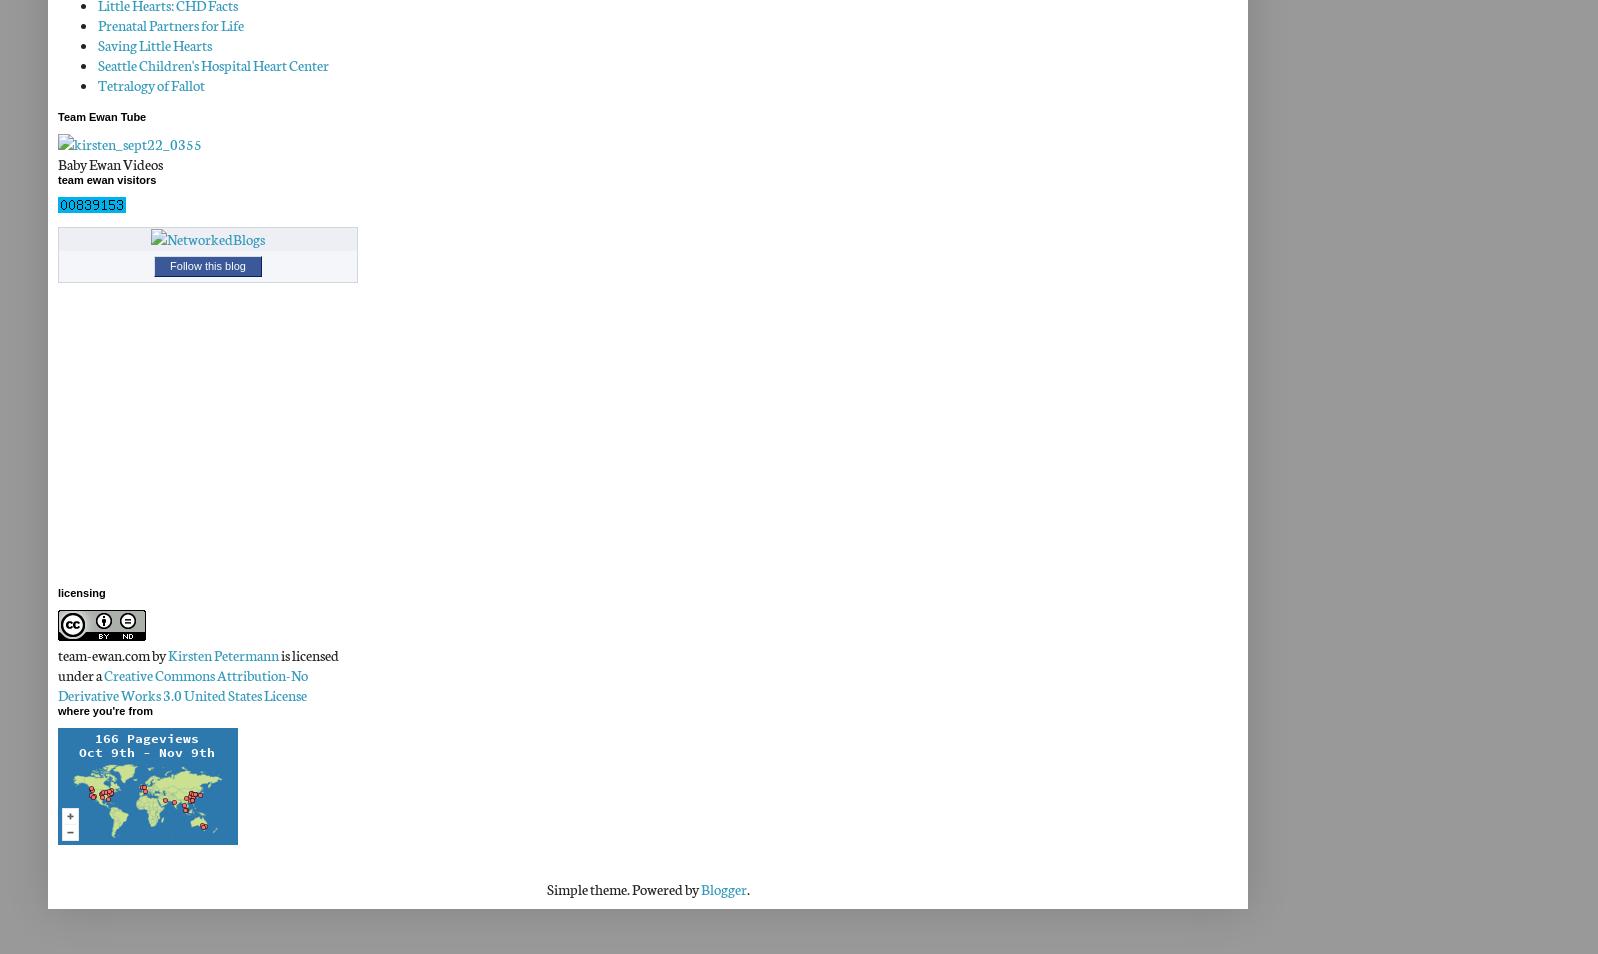 Image resolution: width=1598 pixels, height=954 pixels. I want to click on 'Simple theme. Powered by', so click(623, 889).